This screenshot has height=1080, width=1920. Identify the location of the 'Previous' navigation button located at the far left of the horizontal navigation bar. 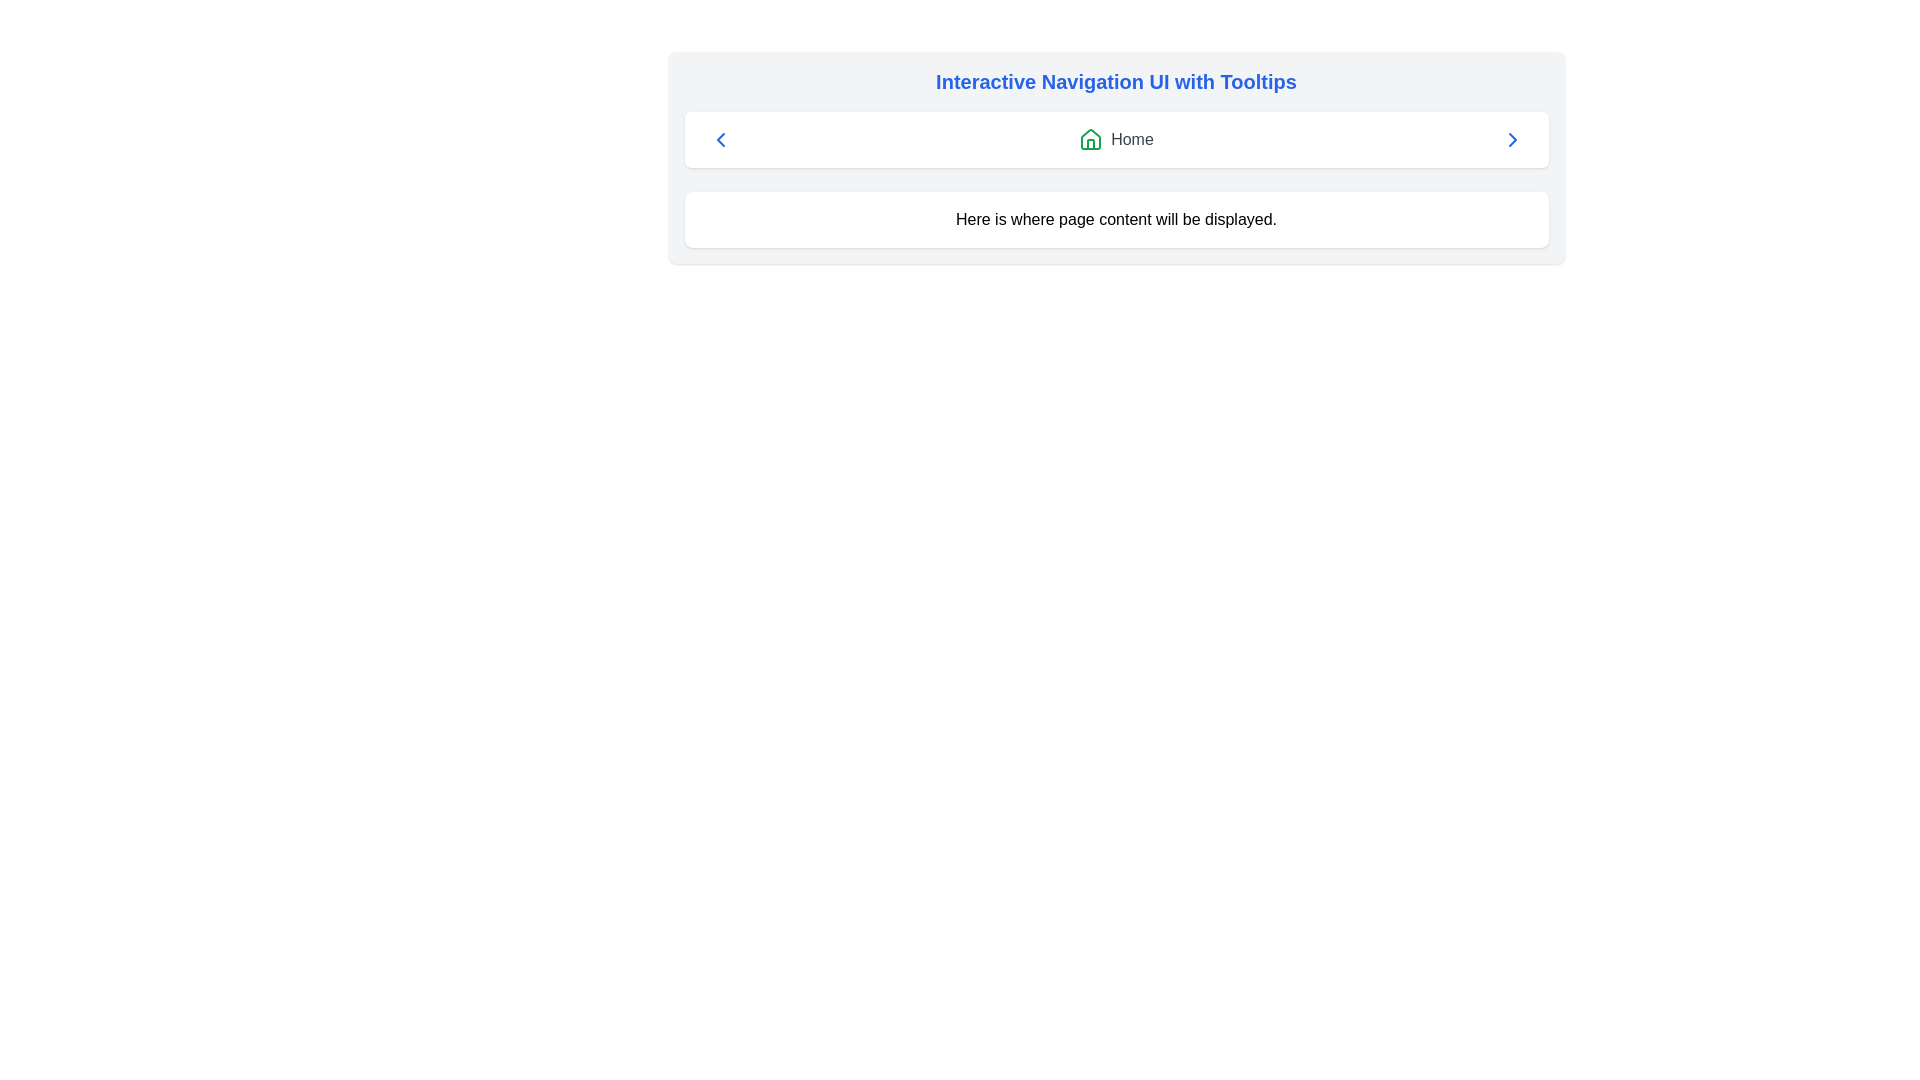
(720, 138).